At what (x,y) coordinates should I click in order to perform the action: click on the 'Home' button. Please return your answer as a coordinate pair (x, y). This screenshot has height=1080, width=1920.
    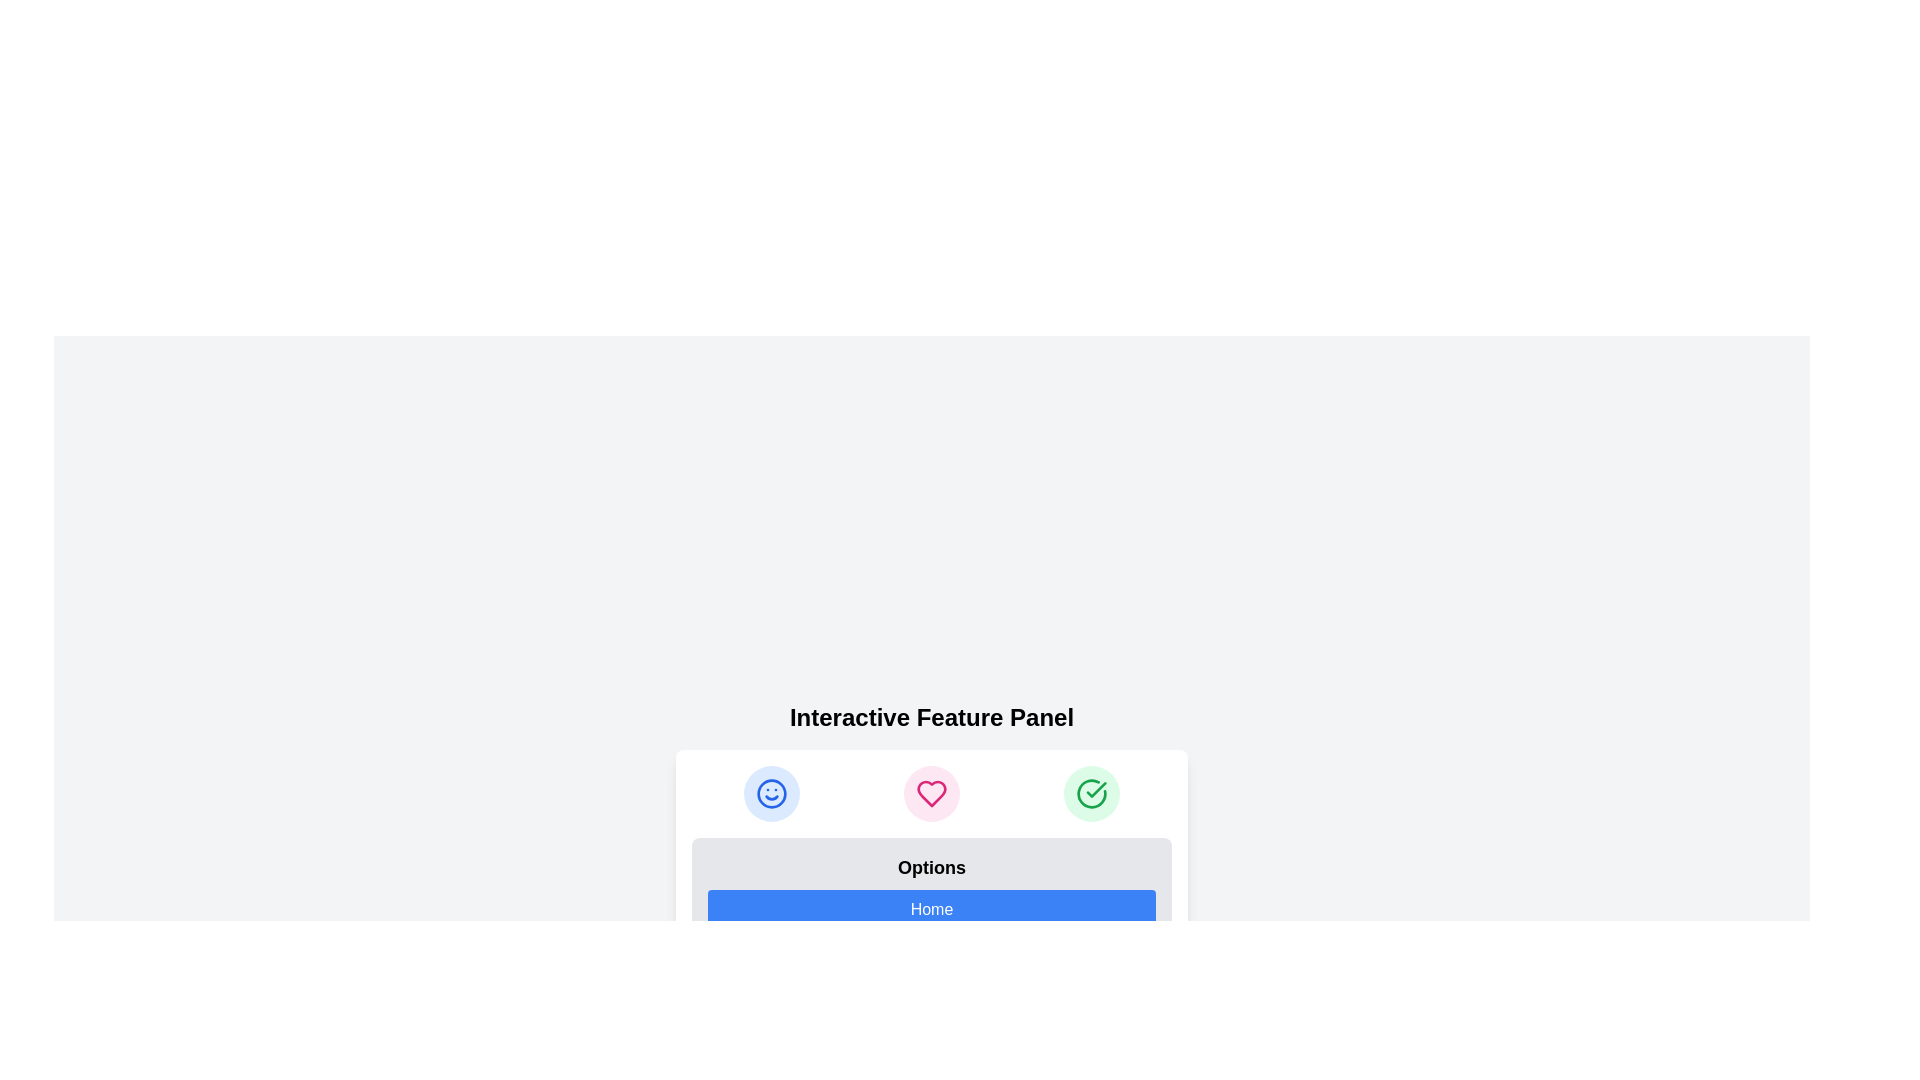
    Looking at the image, I should click on (930, 910).